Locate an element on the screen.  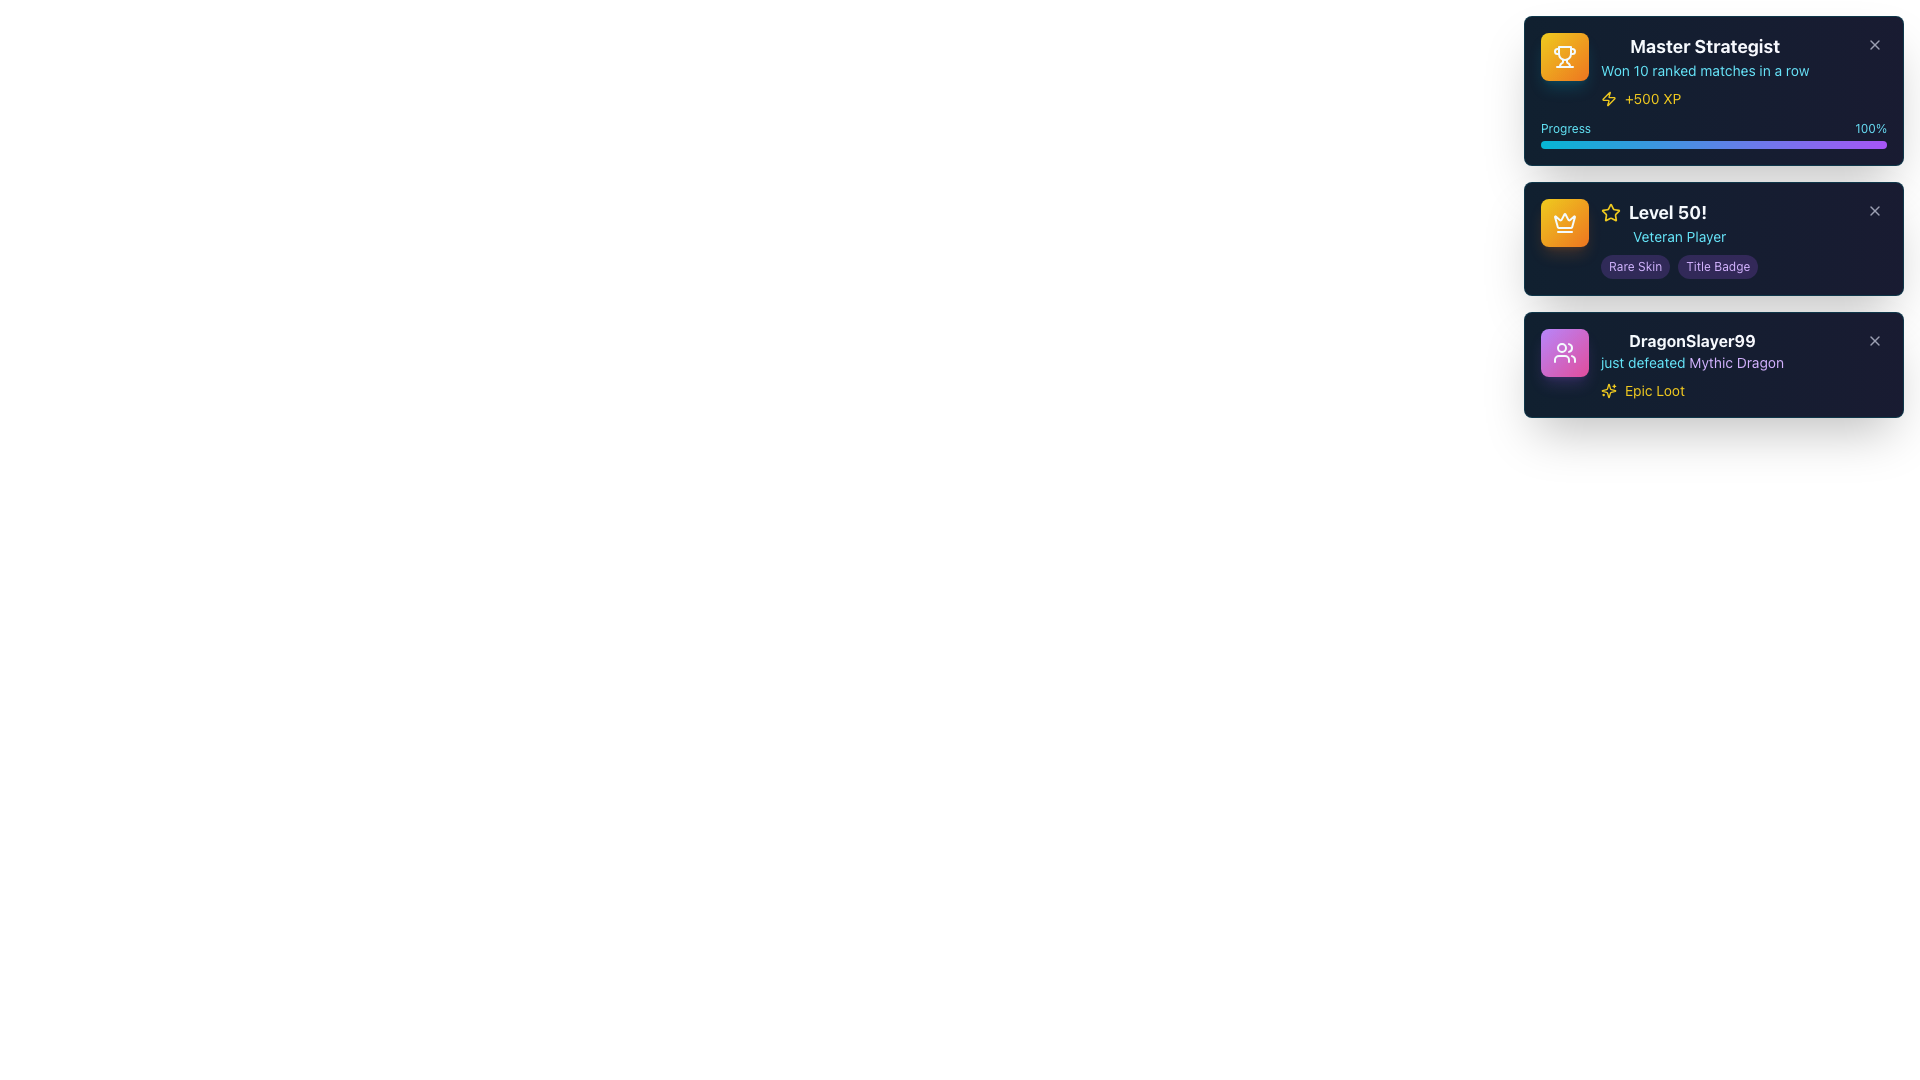
the close button styled as an 'X' located at the top-right corner of the 'Master Strategist' card is located at coordinates (1874, 45).